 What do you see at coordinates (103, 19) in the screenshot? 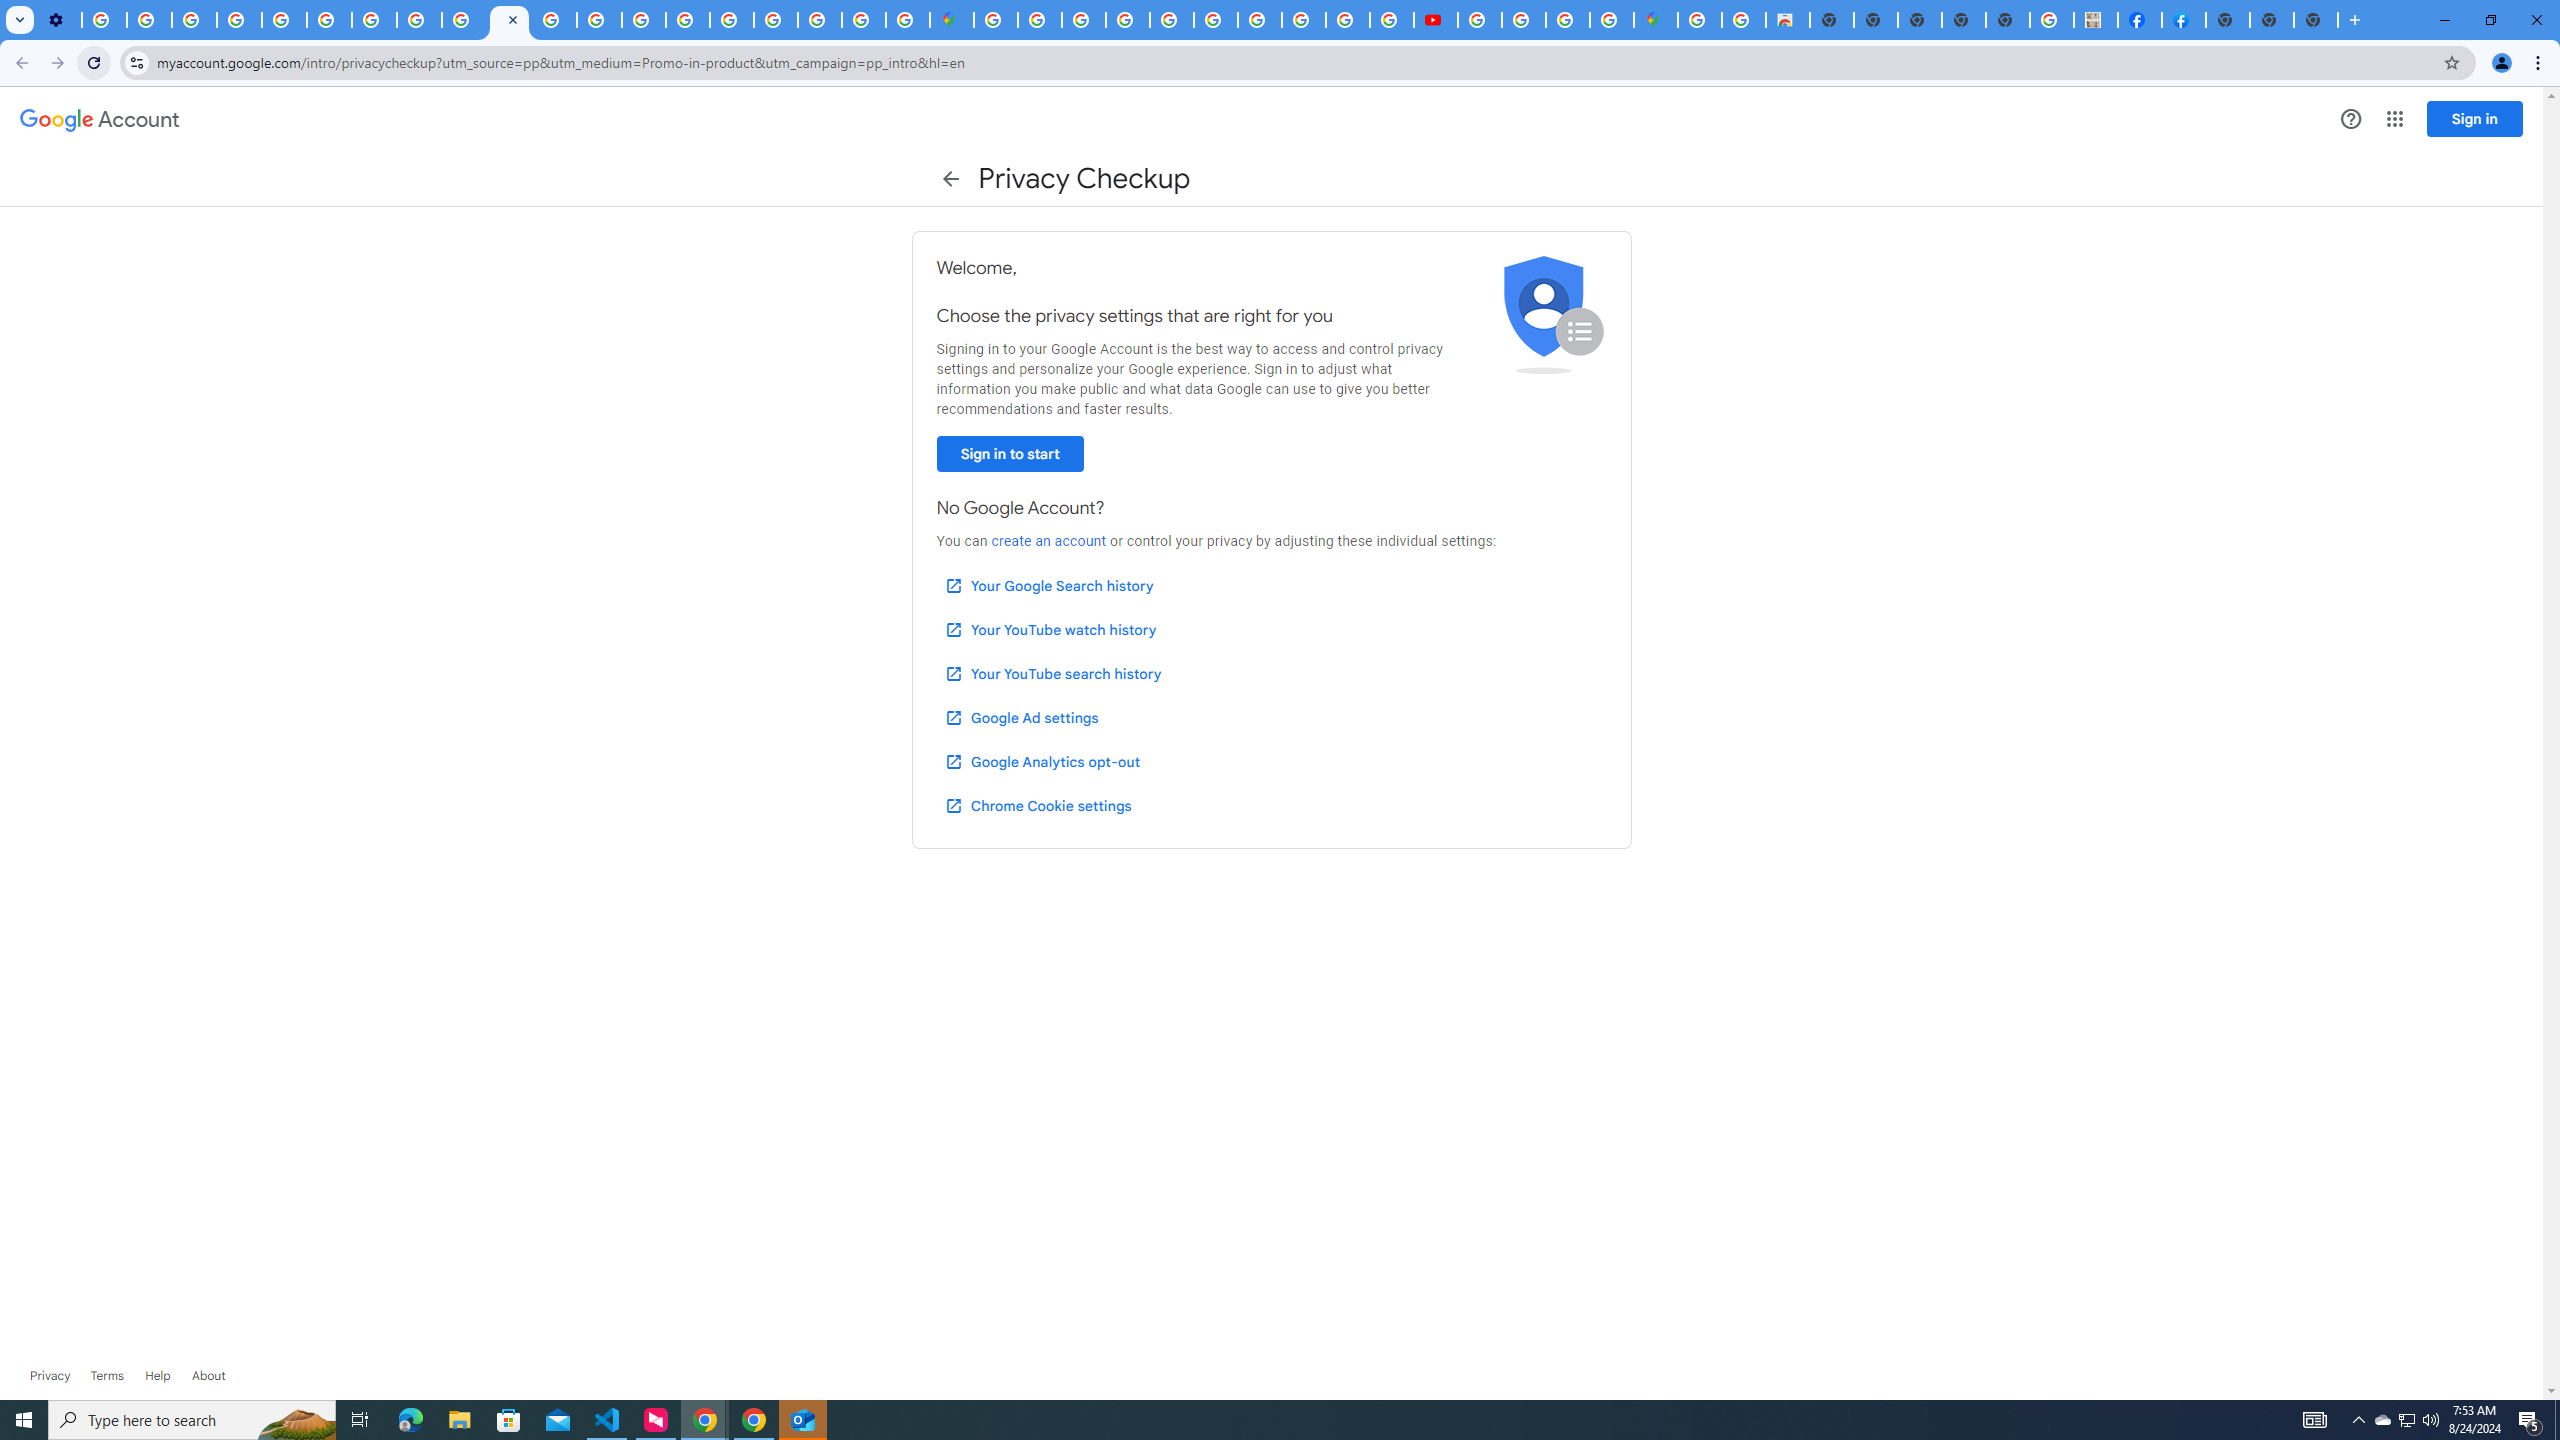
I see `'Delete photos & videos - Computer - Google Photos Help'` at bounding box center [103, 19].